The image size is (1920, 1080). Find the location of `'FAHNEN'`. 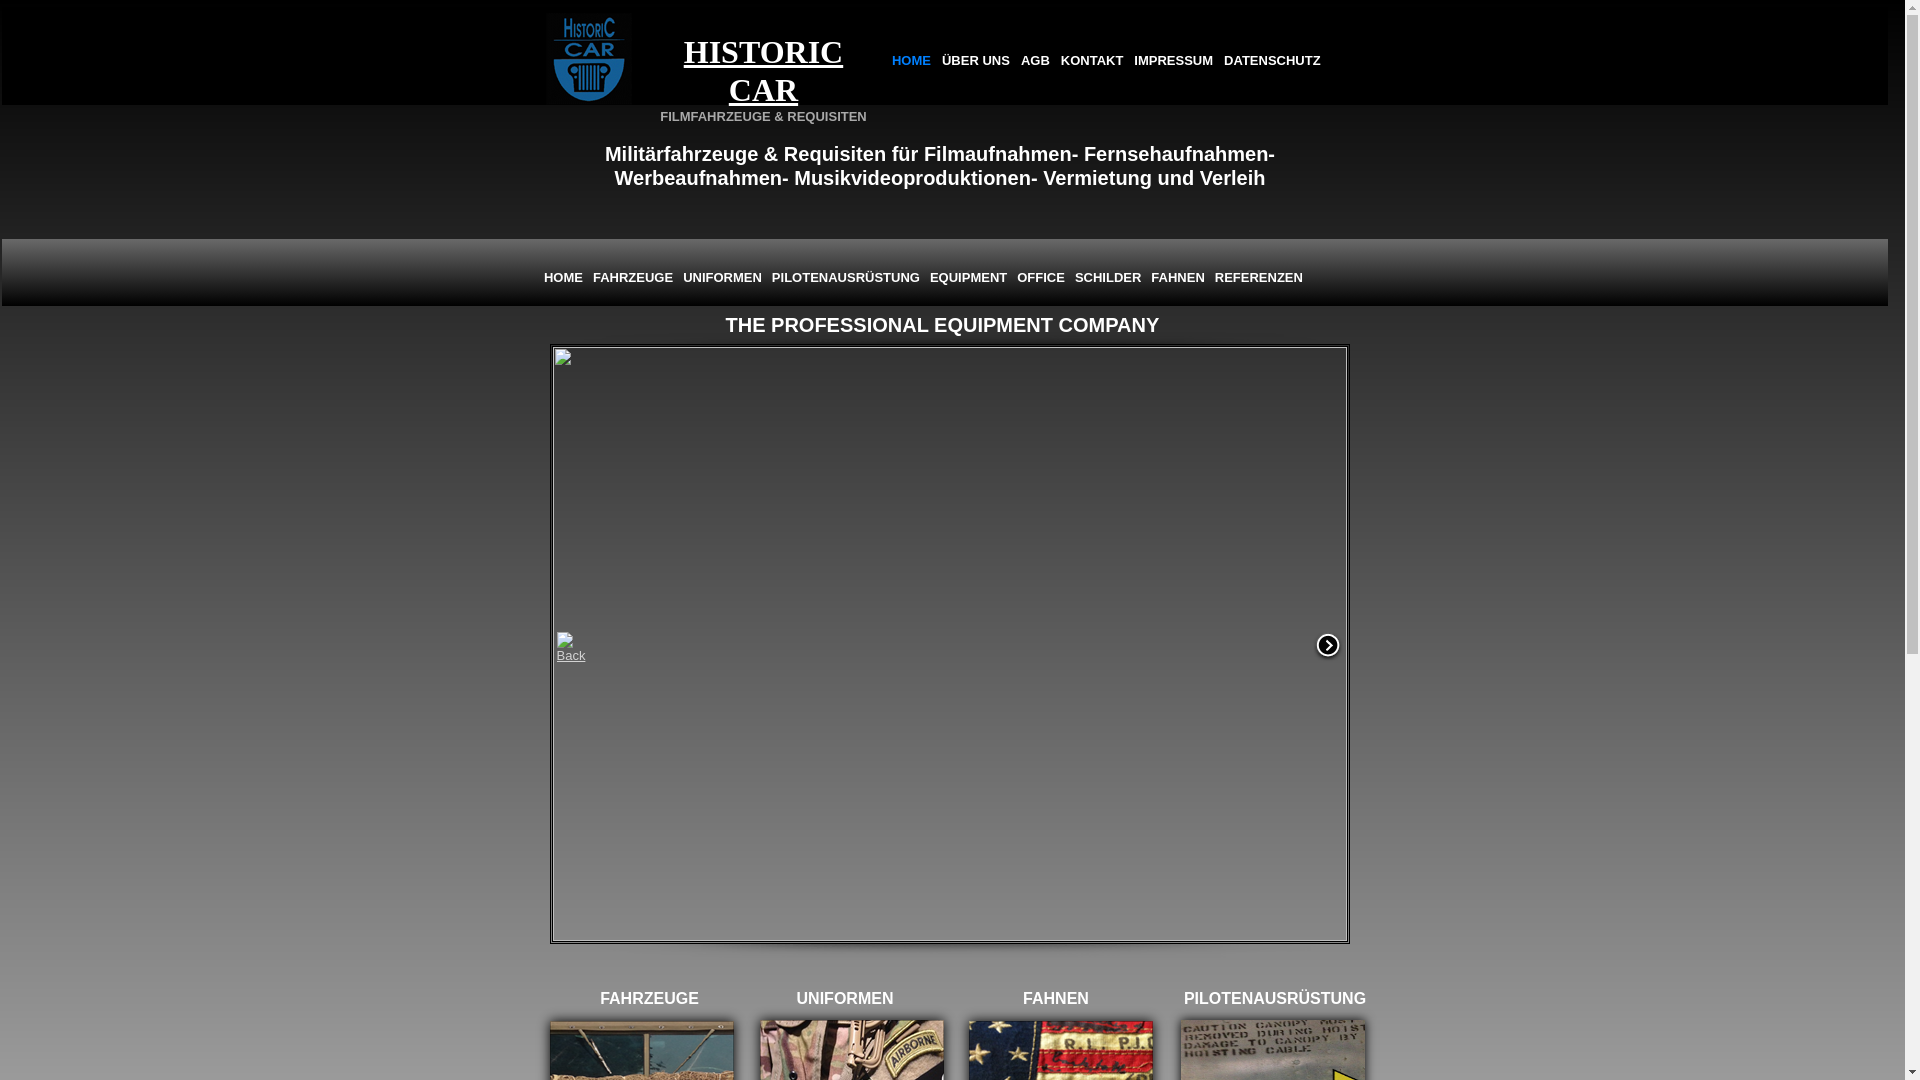

'FAHNEN' is located at coordinates (1177, 277).